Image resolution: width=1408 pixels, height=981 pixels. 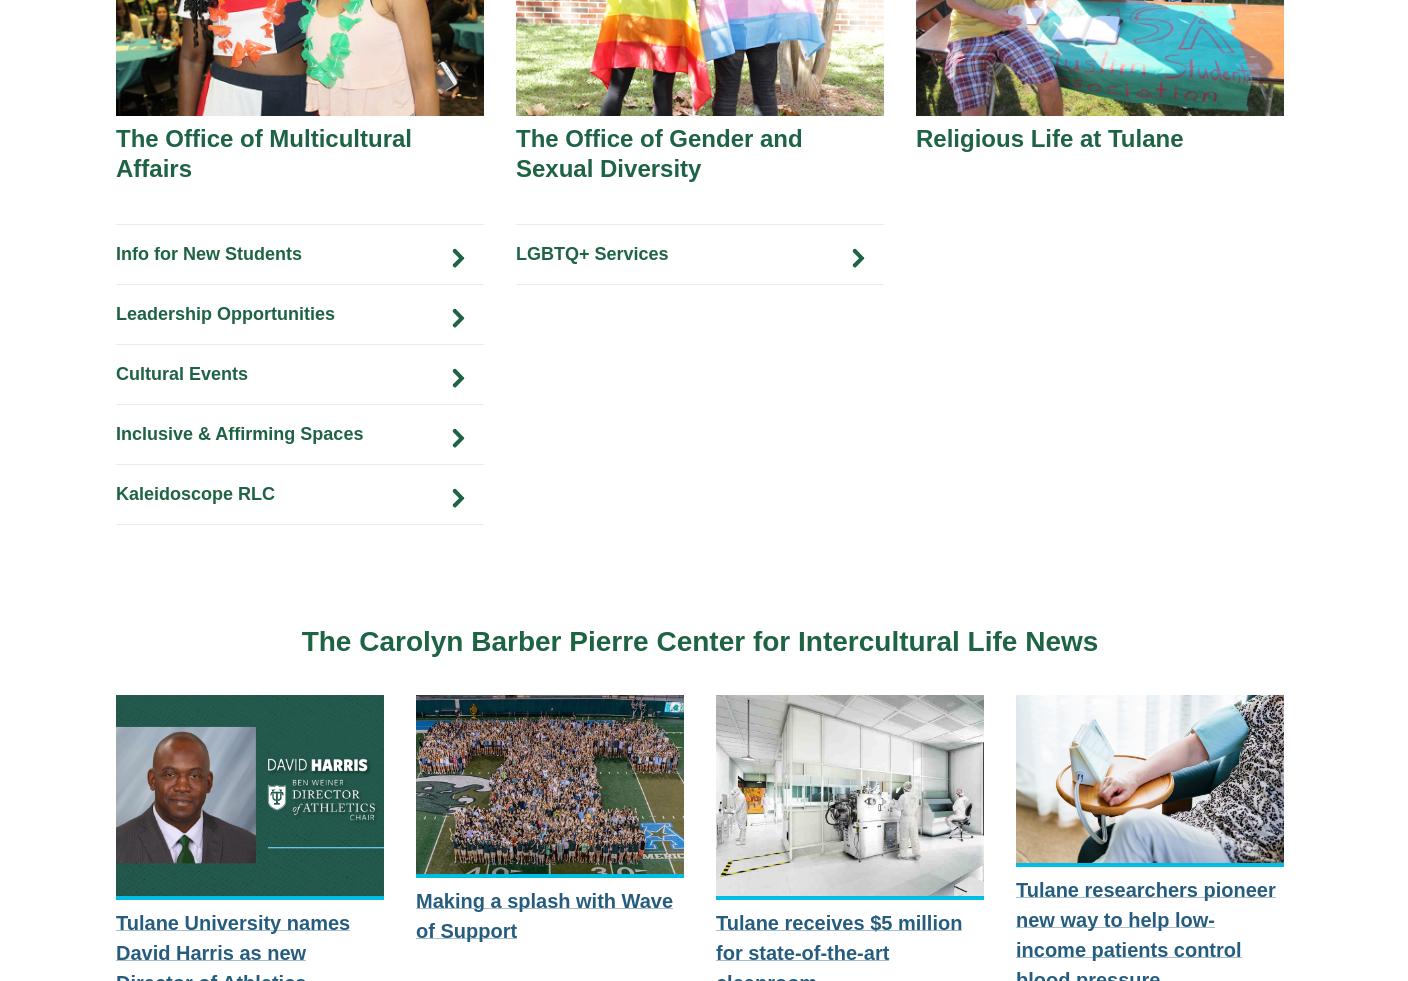 What do you see at coordinates (194, 492) in the screenshot?
I see `'Kaleidoscope RLC'` at bounding box center [194, 492].